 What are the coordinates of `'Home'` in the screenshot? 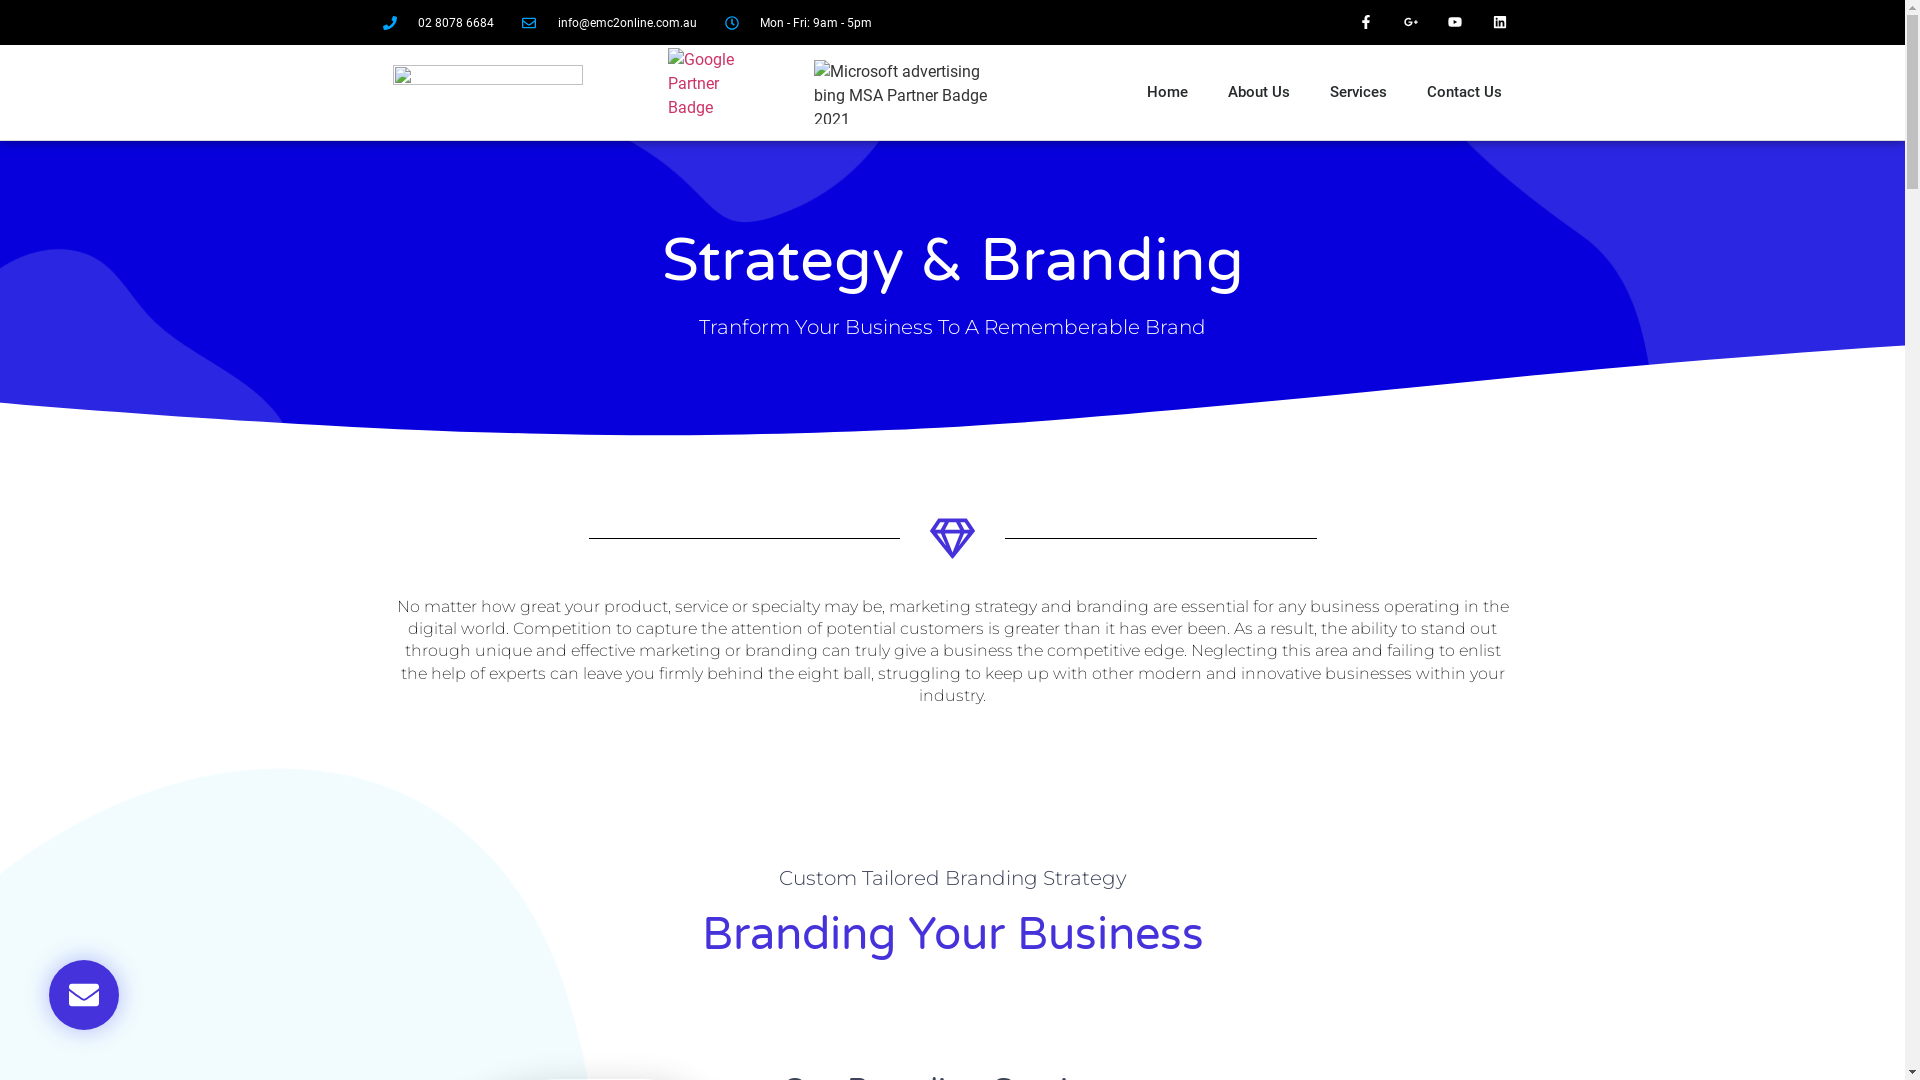 It's located at (1167, 92).